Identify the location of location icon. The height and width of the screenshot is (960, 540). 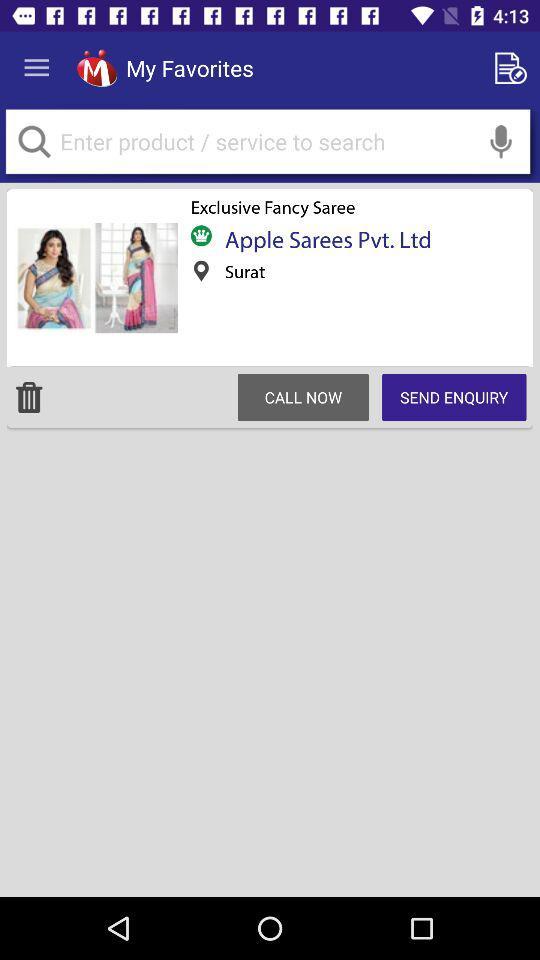
(201, 270).